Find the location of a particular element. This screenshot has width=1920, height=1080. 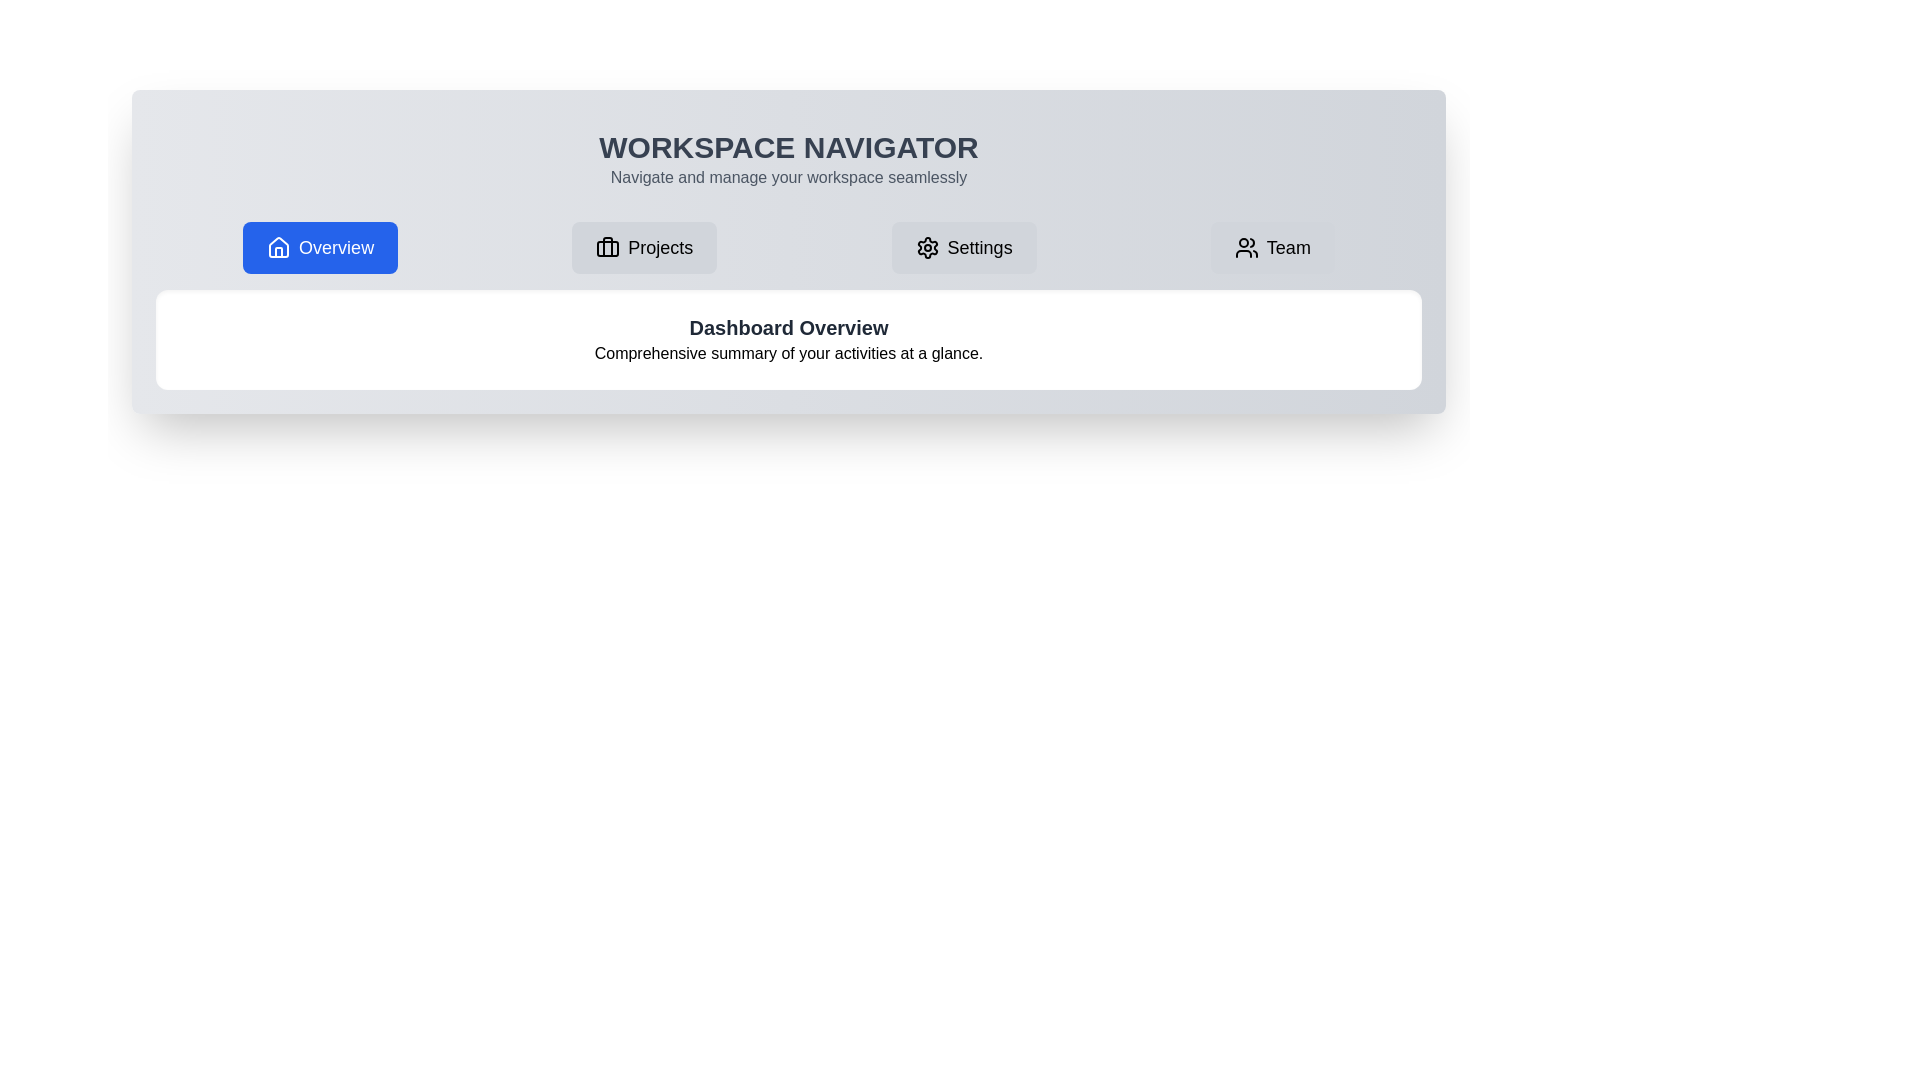

the 'WORKSPACE NAVIGATOR' text label, which is bold, capitalized, and styled with a gray font on a light gray background, located at the top of the interface is located at coordinates (787, 146).